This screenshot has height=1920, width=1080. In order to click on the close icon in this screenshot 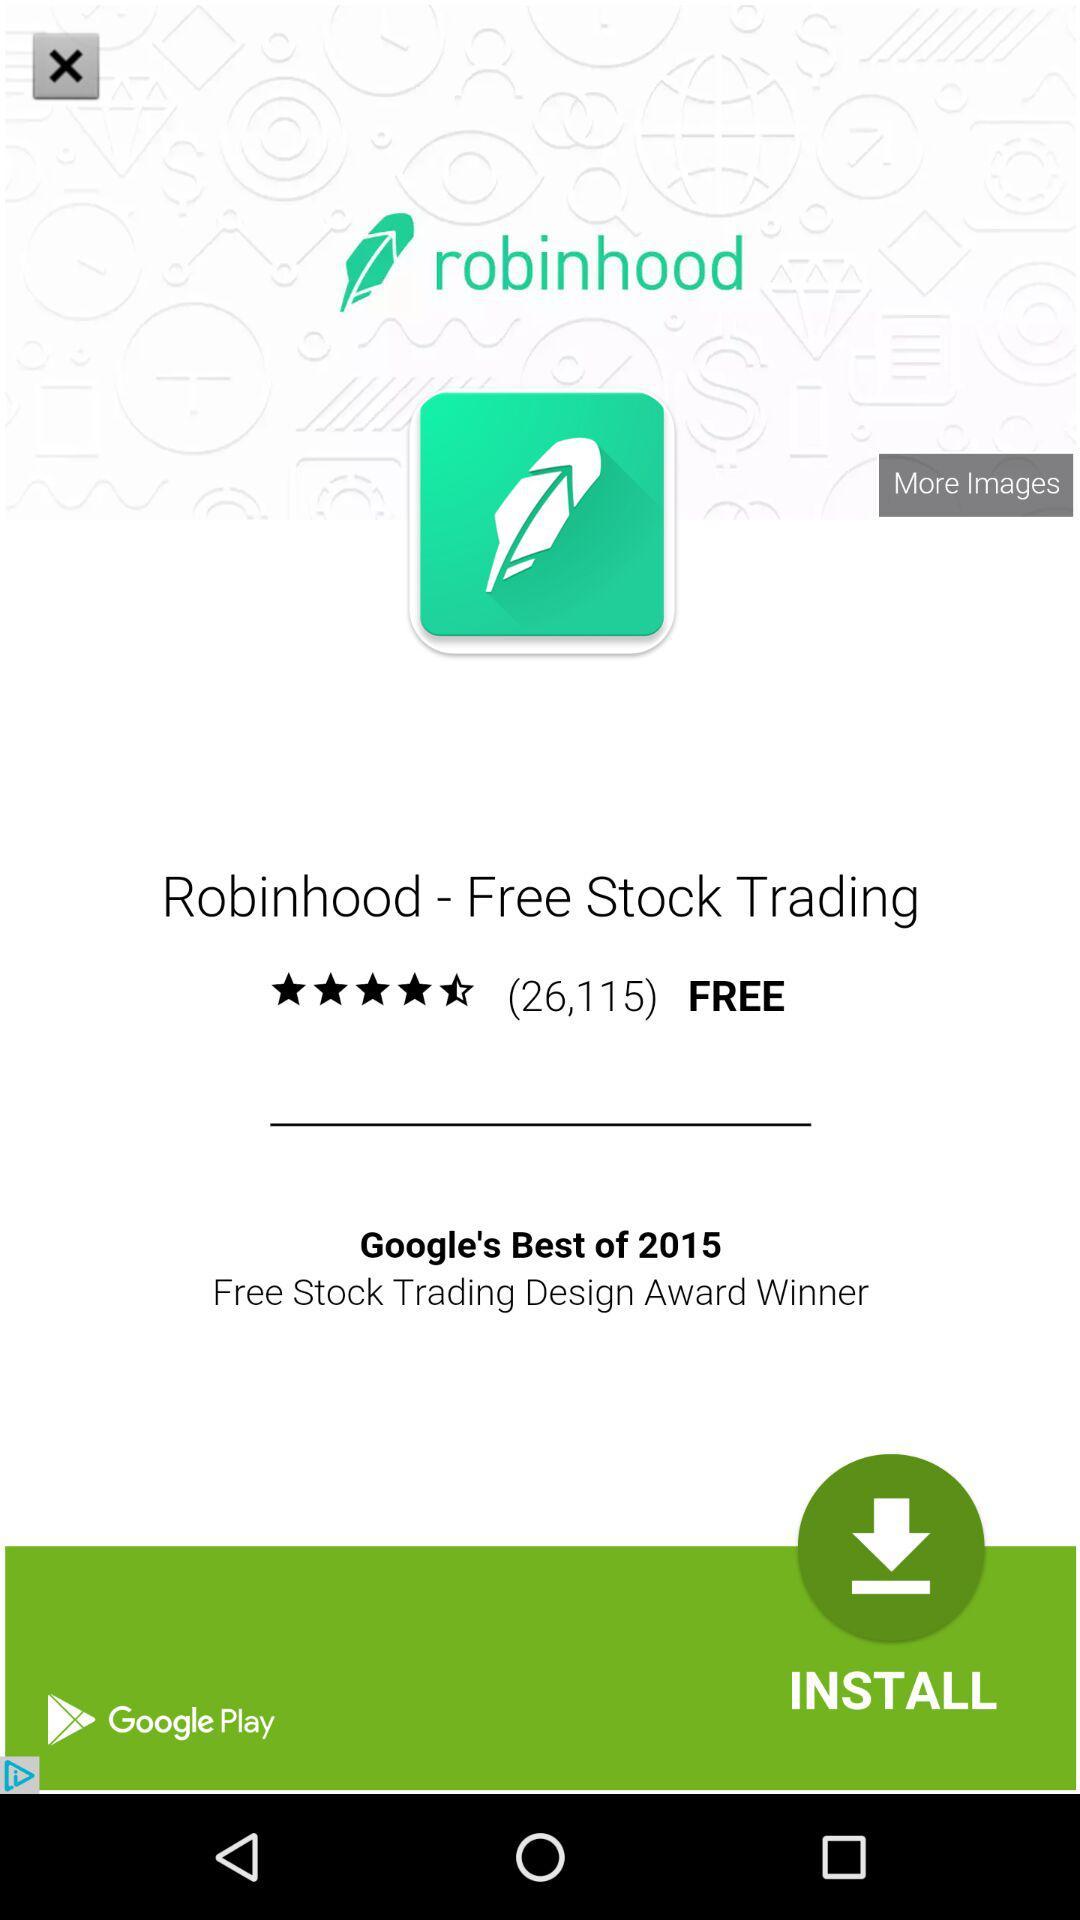, I will do `click(64, 70)`.